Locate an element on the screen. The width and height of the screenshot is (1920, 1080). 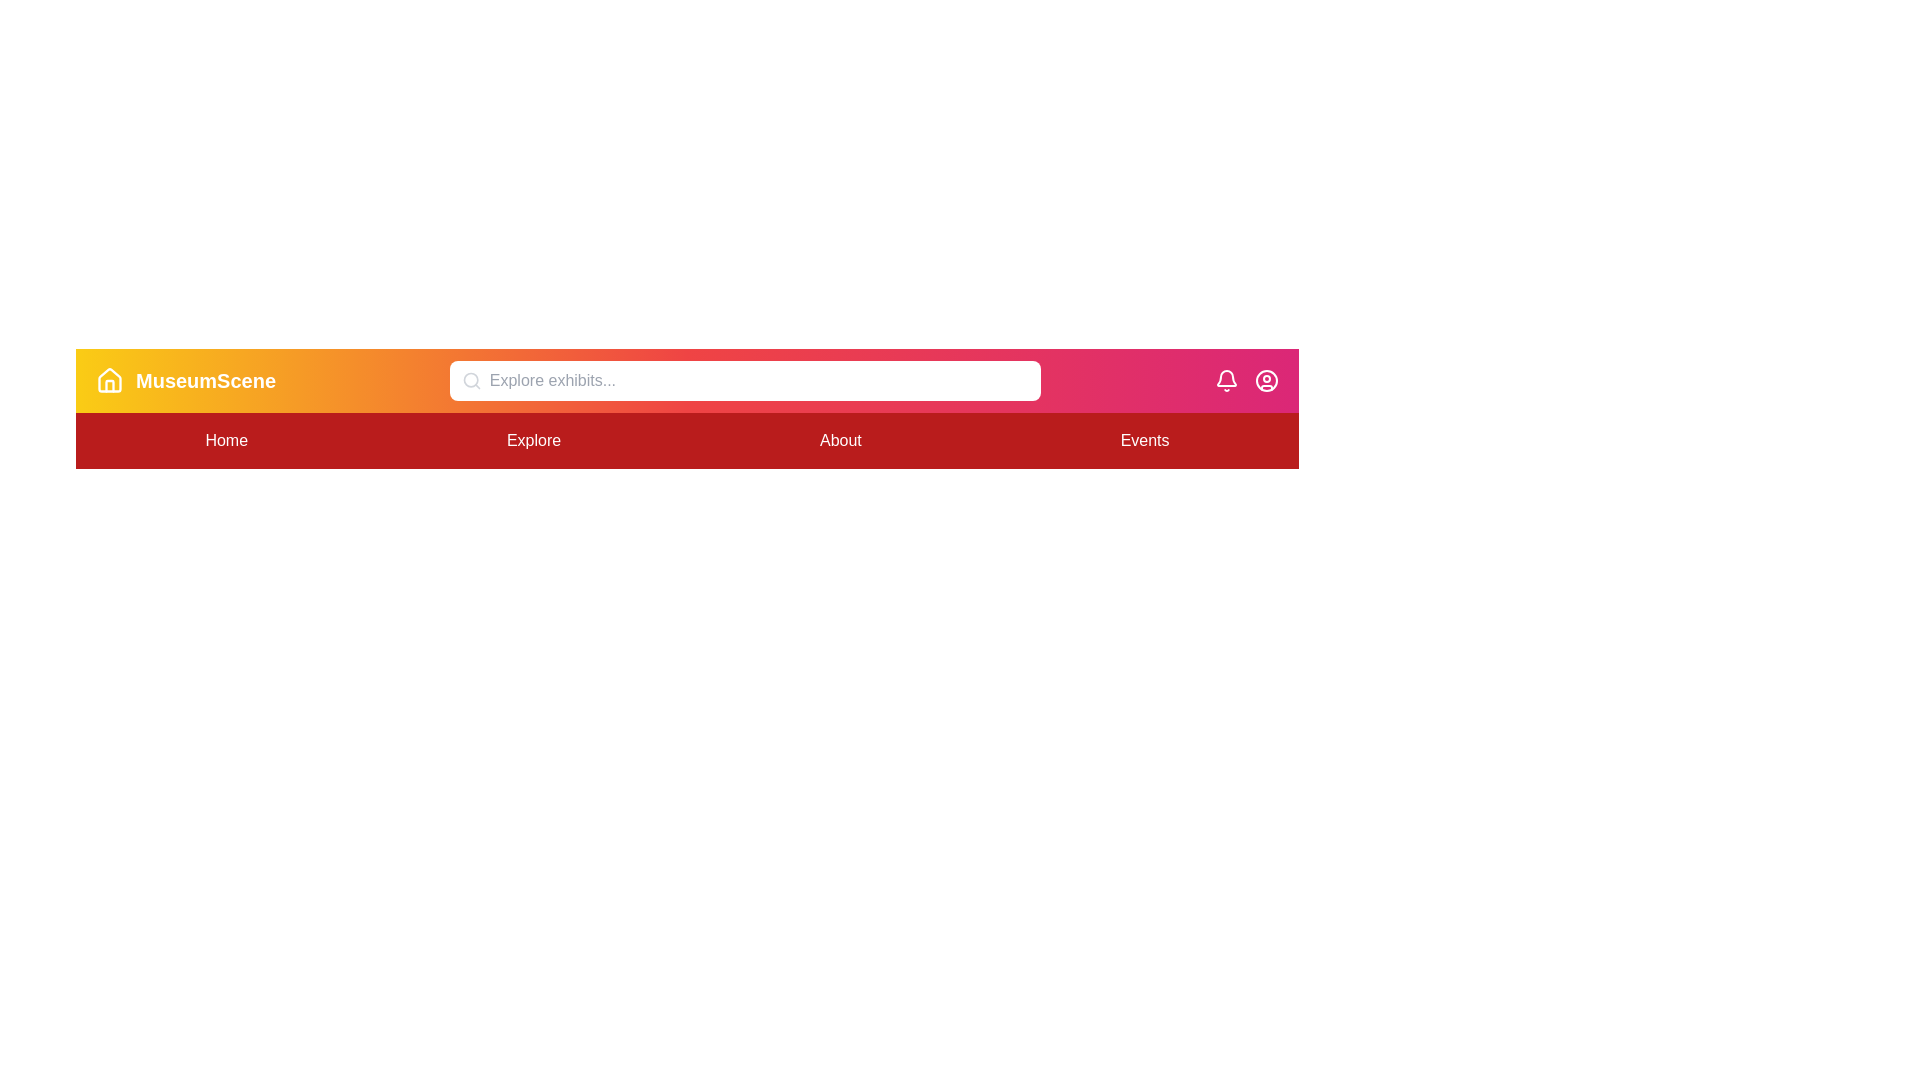
the 'Bell' icon to view notifications is located at coordinates (1226, 381).